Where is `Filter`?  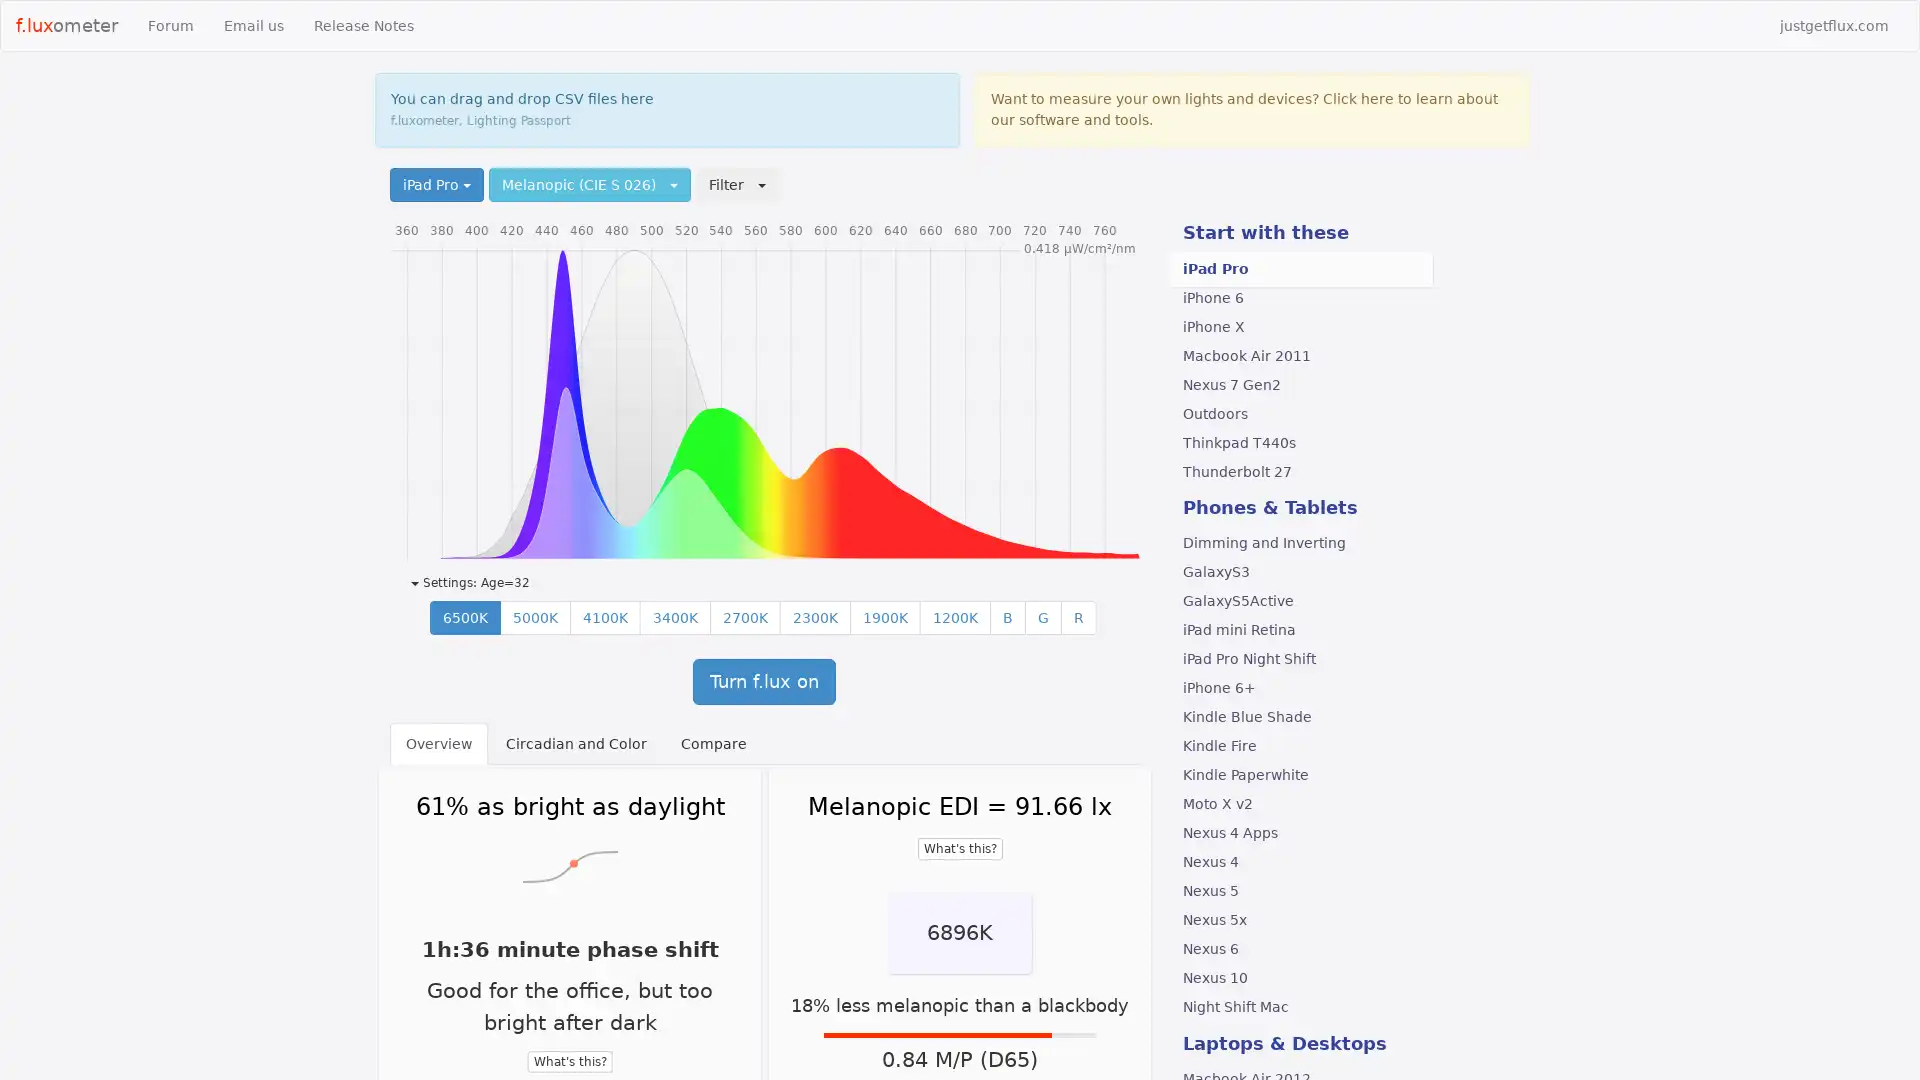
Filter is located at coordinates (736, 185).